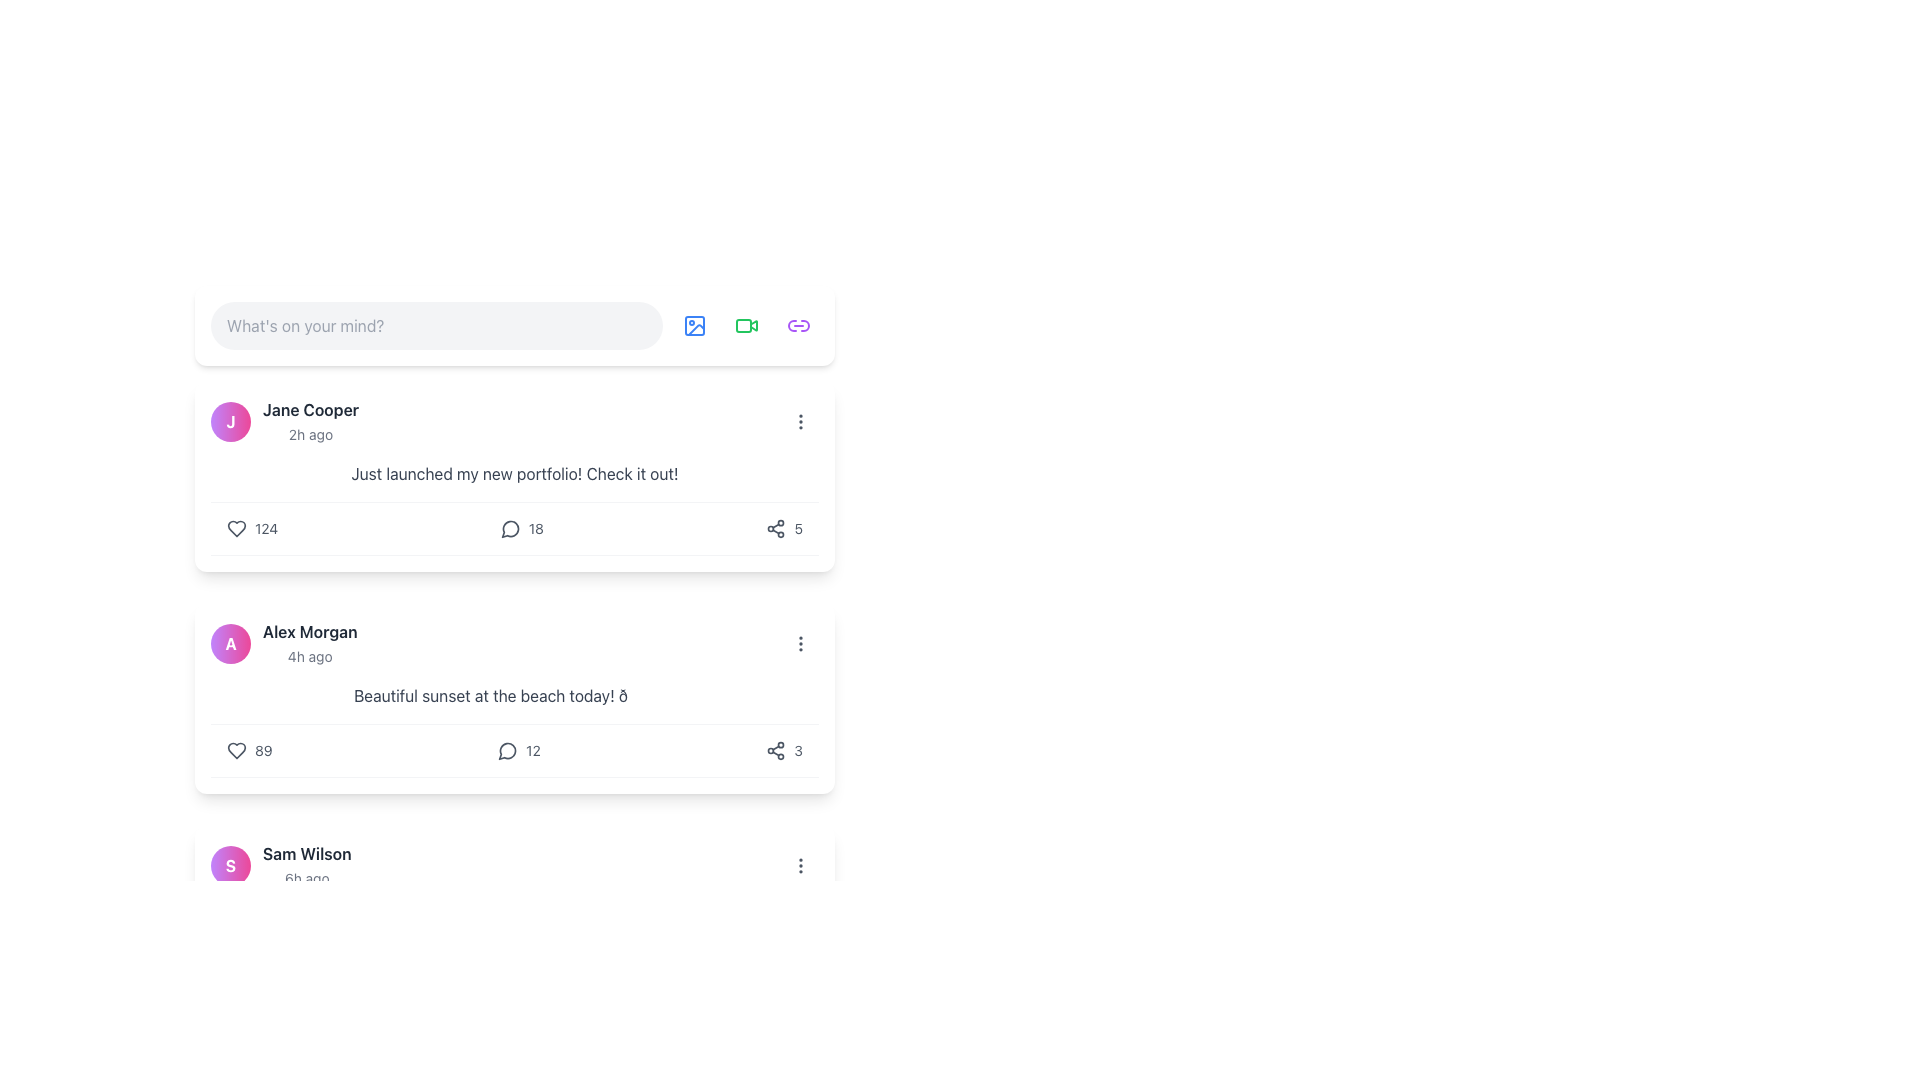 Image resolution: width=1920 pixels, height=1080 pixels. Describe the element at coordinates (283, 420) in the screenshot. I see `the user name 'Jane Cooper' located at the top-left of the first post's card component` at that location.